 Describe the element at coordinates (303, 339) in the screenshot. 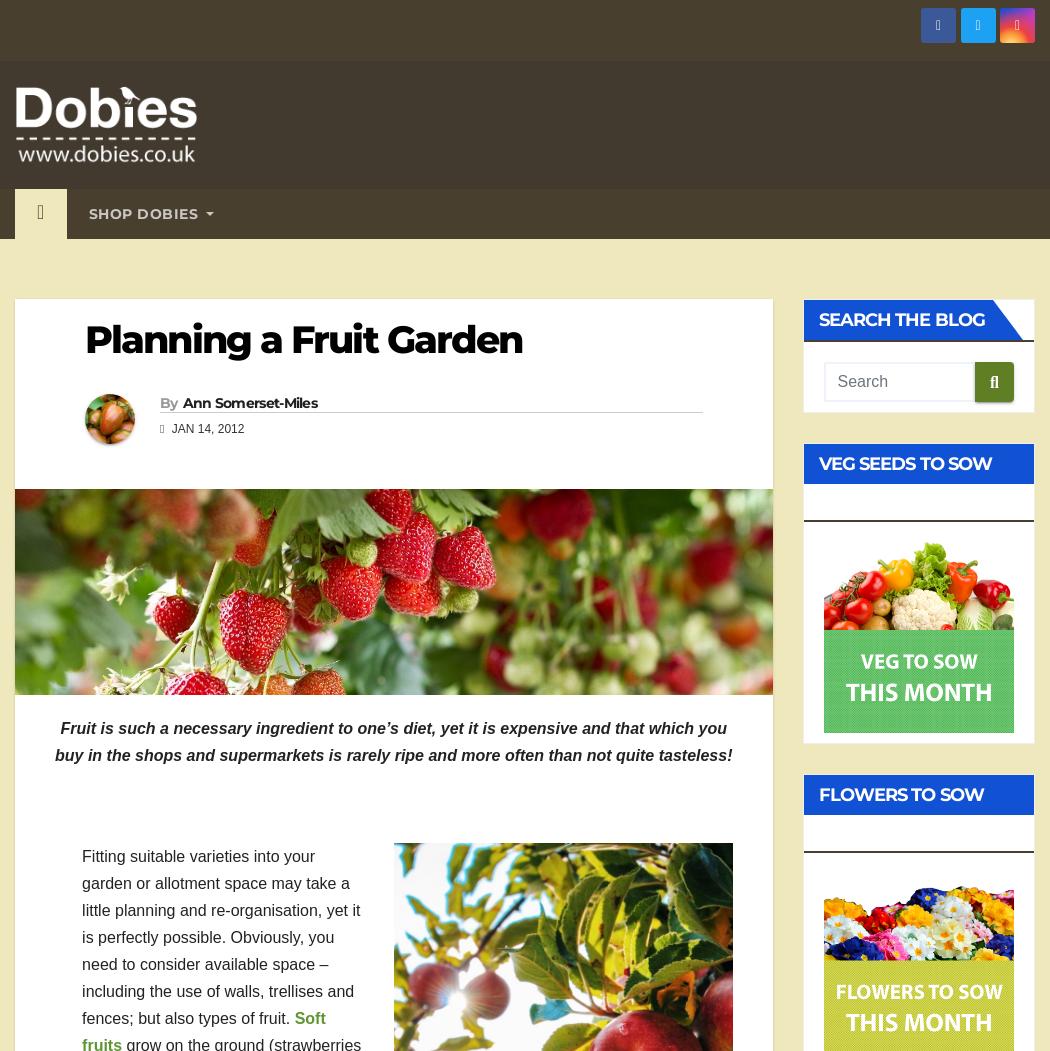

I see `'Planning a Fruit Garden'` at that location.